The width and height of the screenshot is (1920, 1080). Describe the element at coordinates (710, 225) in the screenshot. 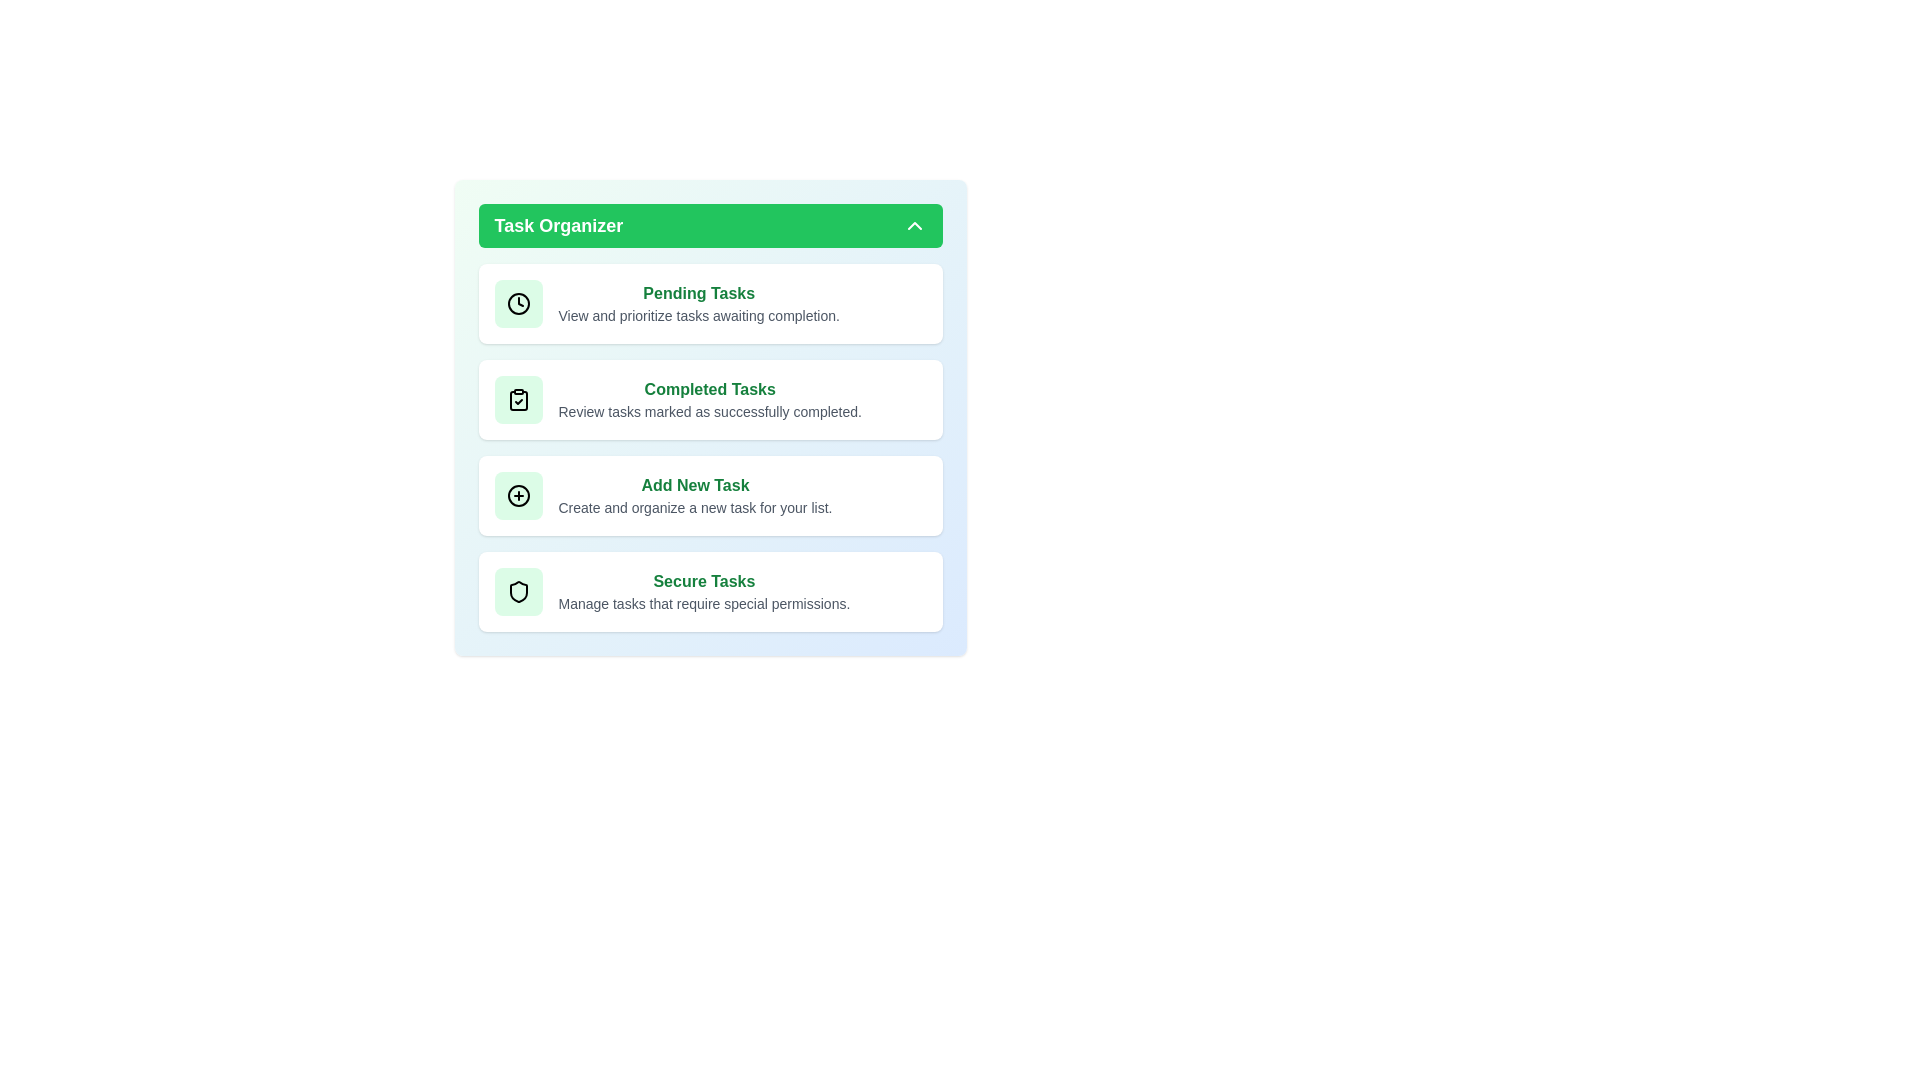

I see `the toggle button to expand or collapse the Task Organizer panel` at that location.